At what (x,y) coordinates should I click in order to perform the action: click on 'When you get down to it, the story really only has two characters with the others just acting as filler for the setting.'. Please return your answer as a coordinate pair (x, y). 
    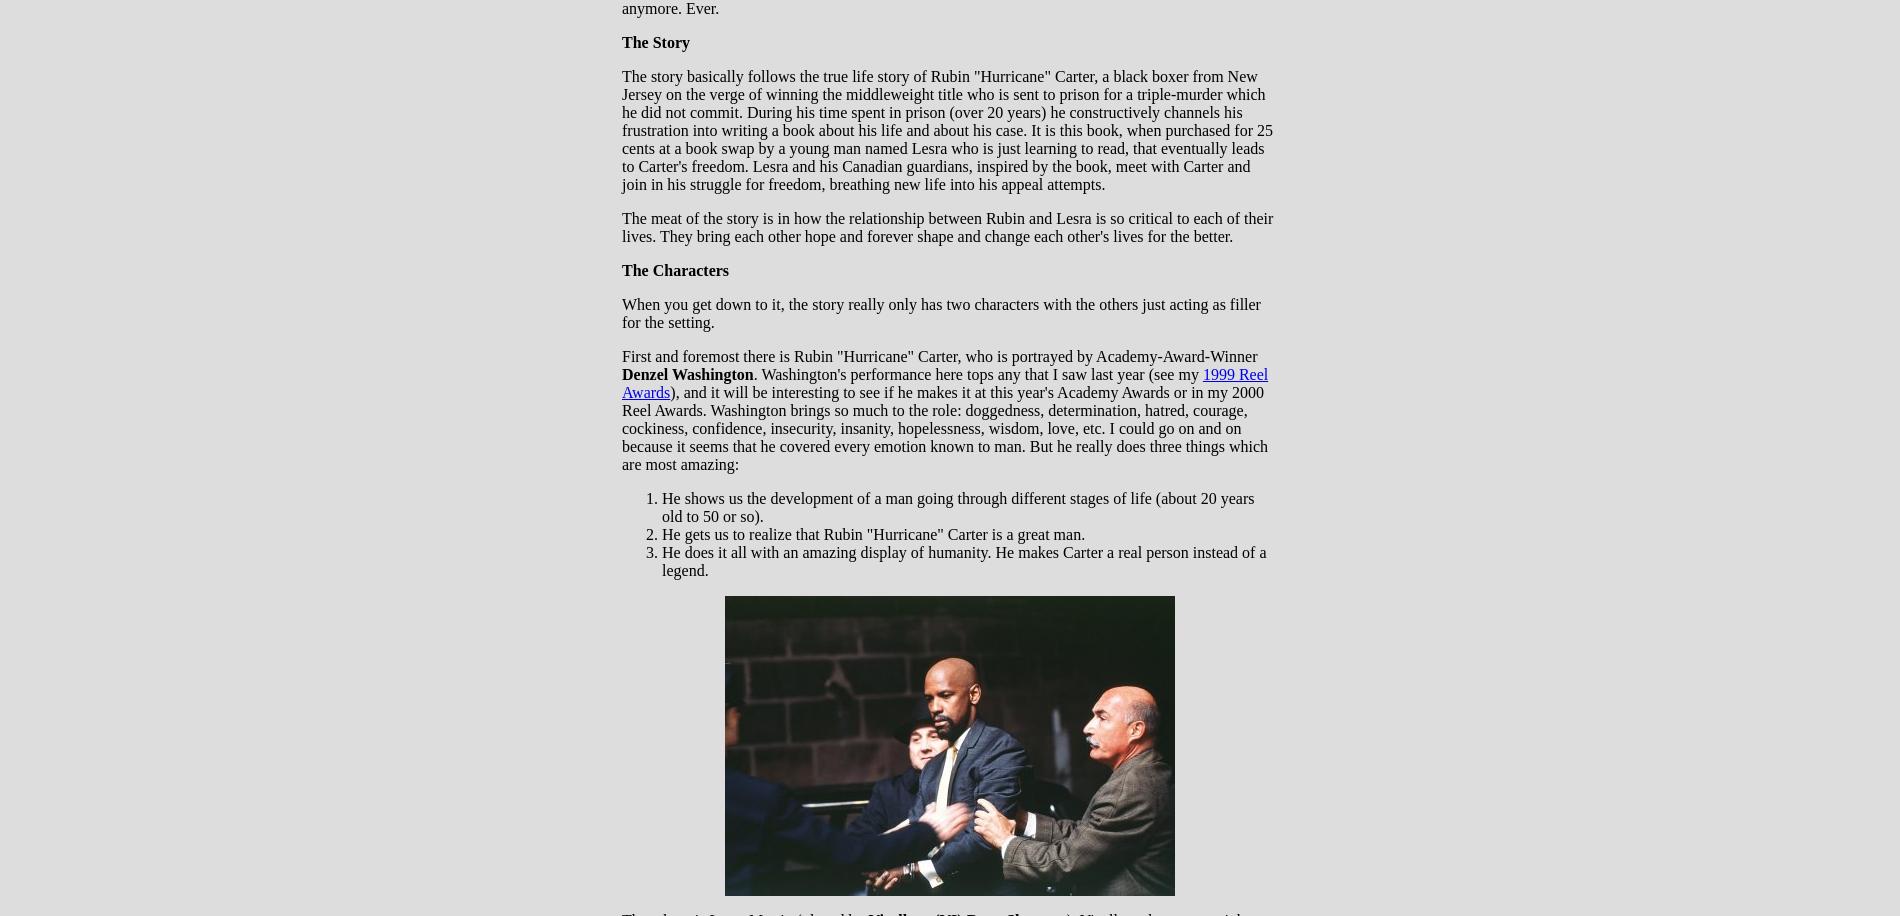
    Looking at the image, I should click on (940, 312).